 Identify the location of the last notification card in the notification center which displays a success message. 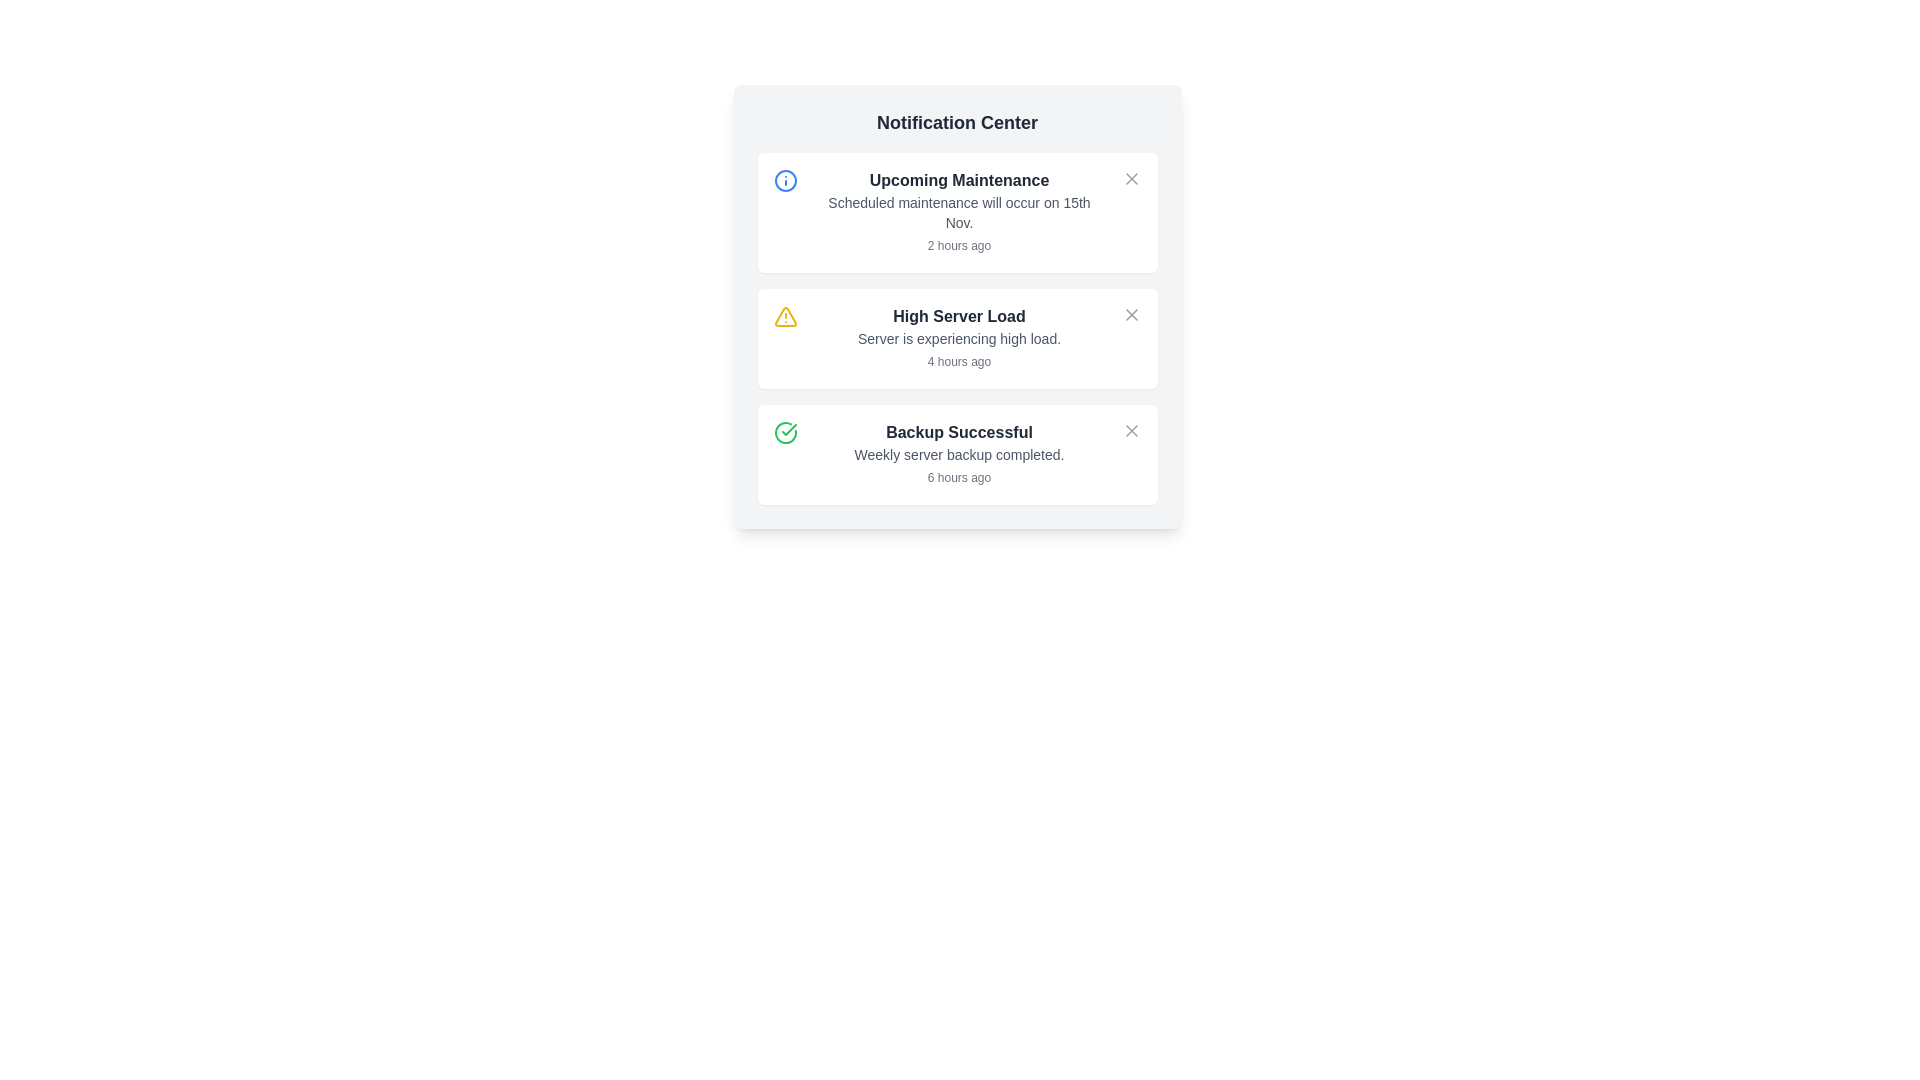
(956, 455).